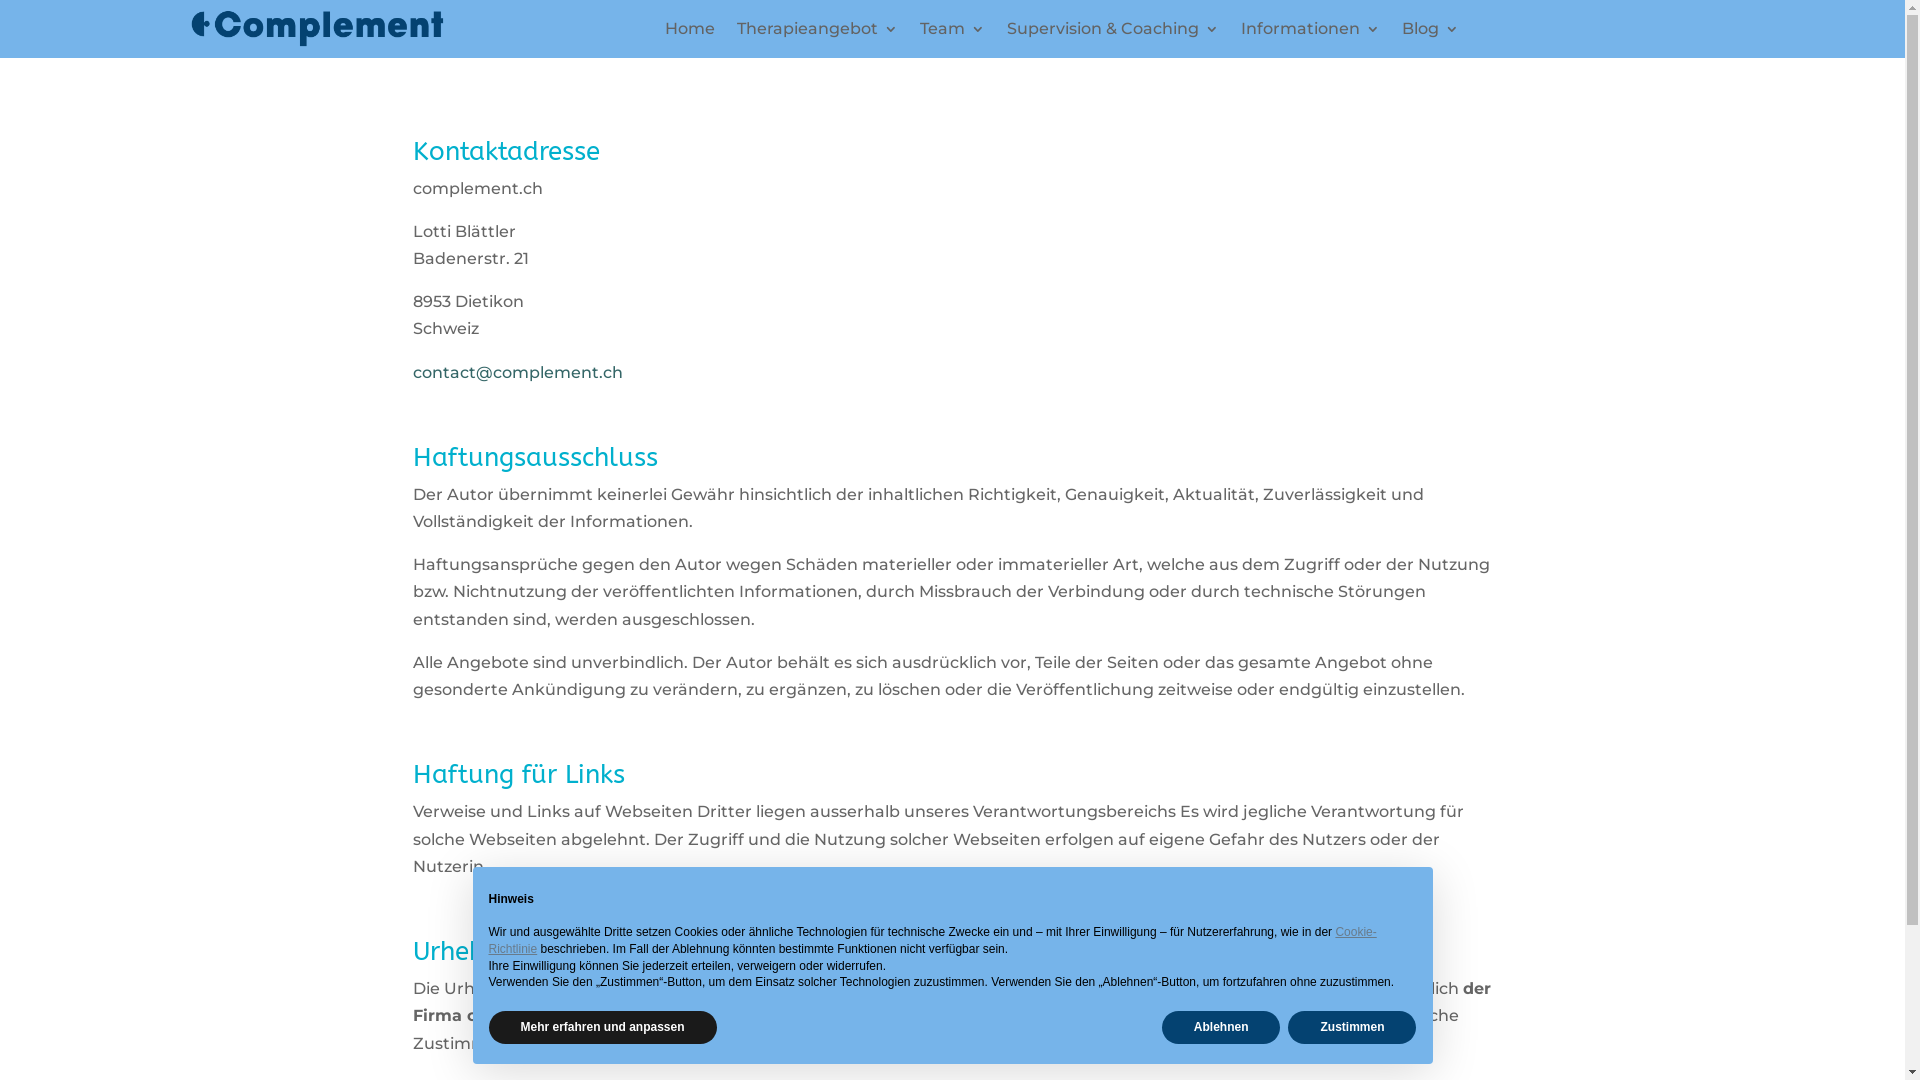 Image resolution: width=1920 pixels, height=1080 pixels. Describe the element at coordinates (1220, 1027) in the screenshot. I see `'Ablehnen'` at that location.